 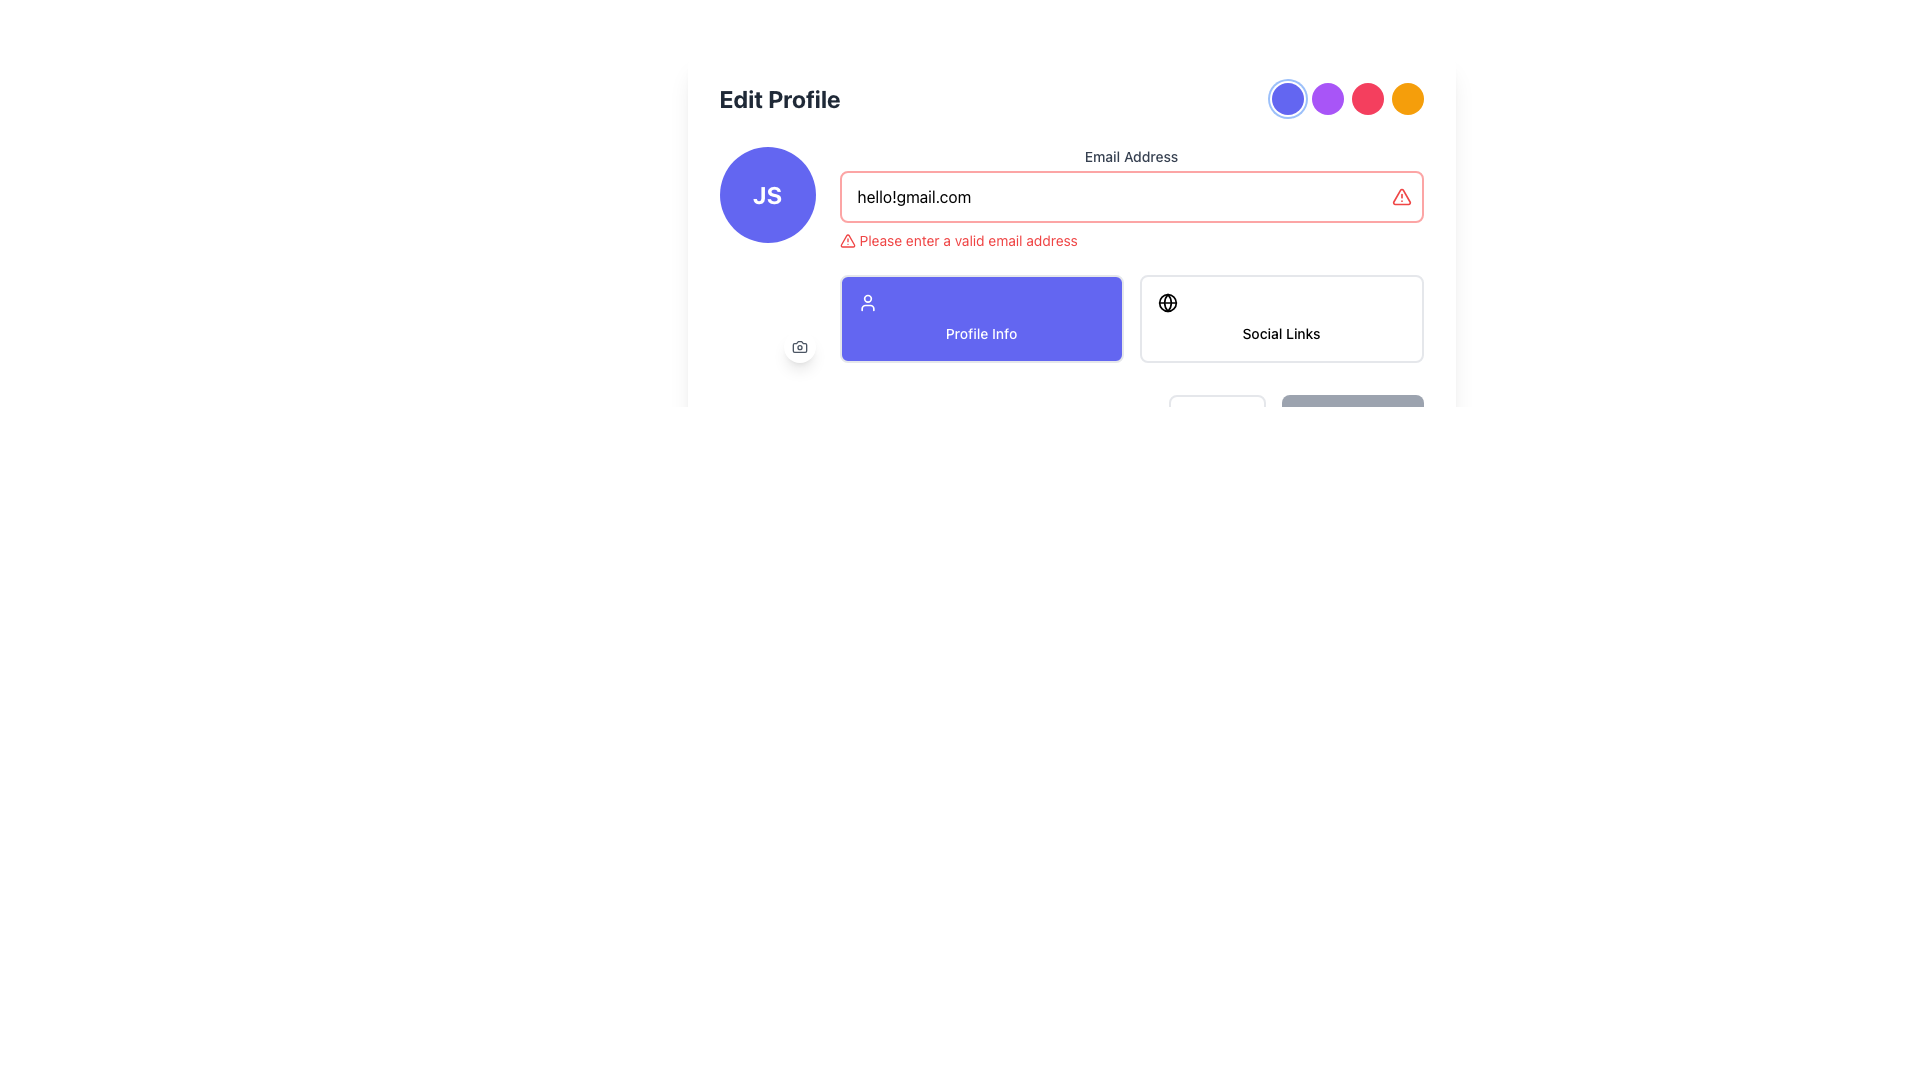 What do you see at coordinates (1352, 414) in the screenshot?
I see `the 'Save Changes' button, which has a light gray background, white text, and is located at the bottom-right corner of the interface, despite it being in a disabled state` at bounding box center [1352, 414].